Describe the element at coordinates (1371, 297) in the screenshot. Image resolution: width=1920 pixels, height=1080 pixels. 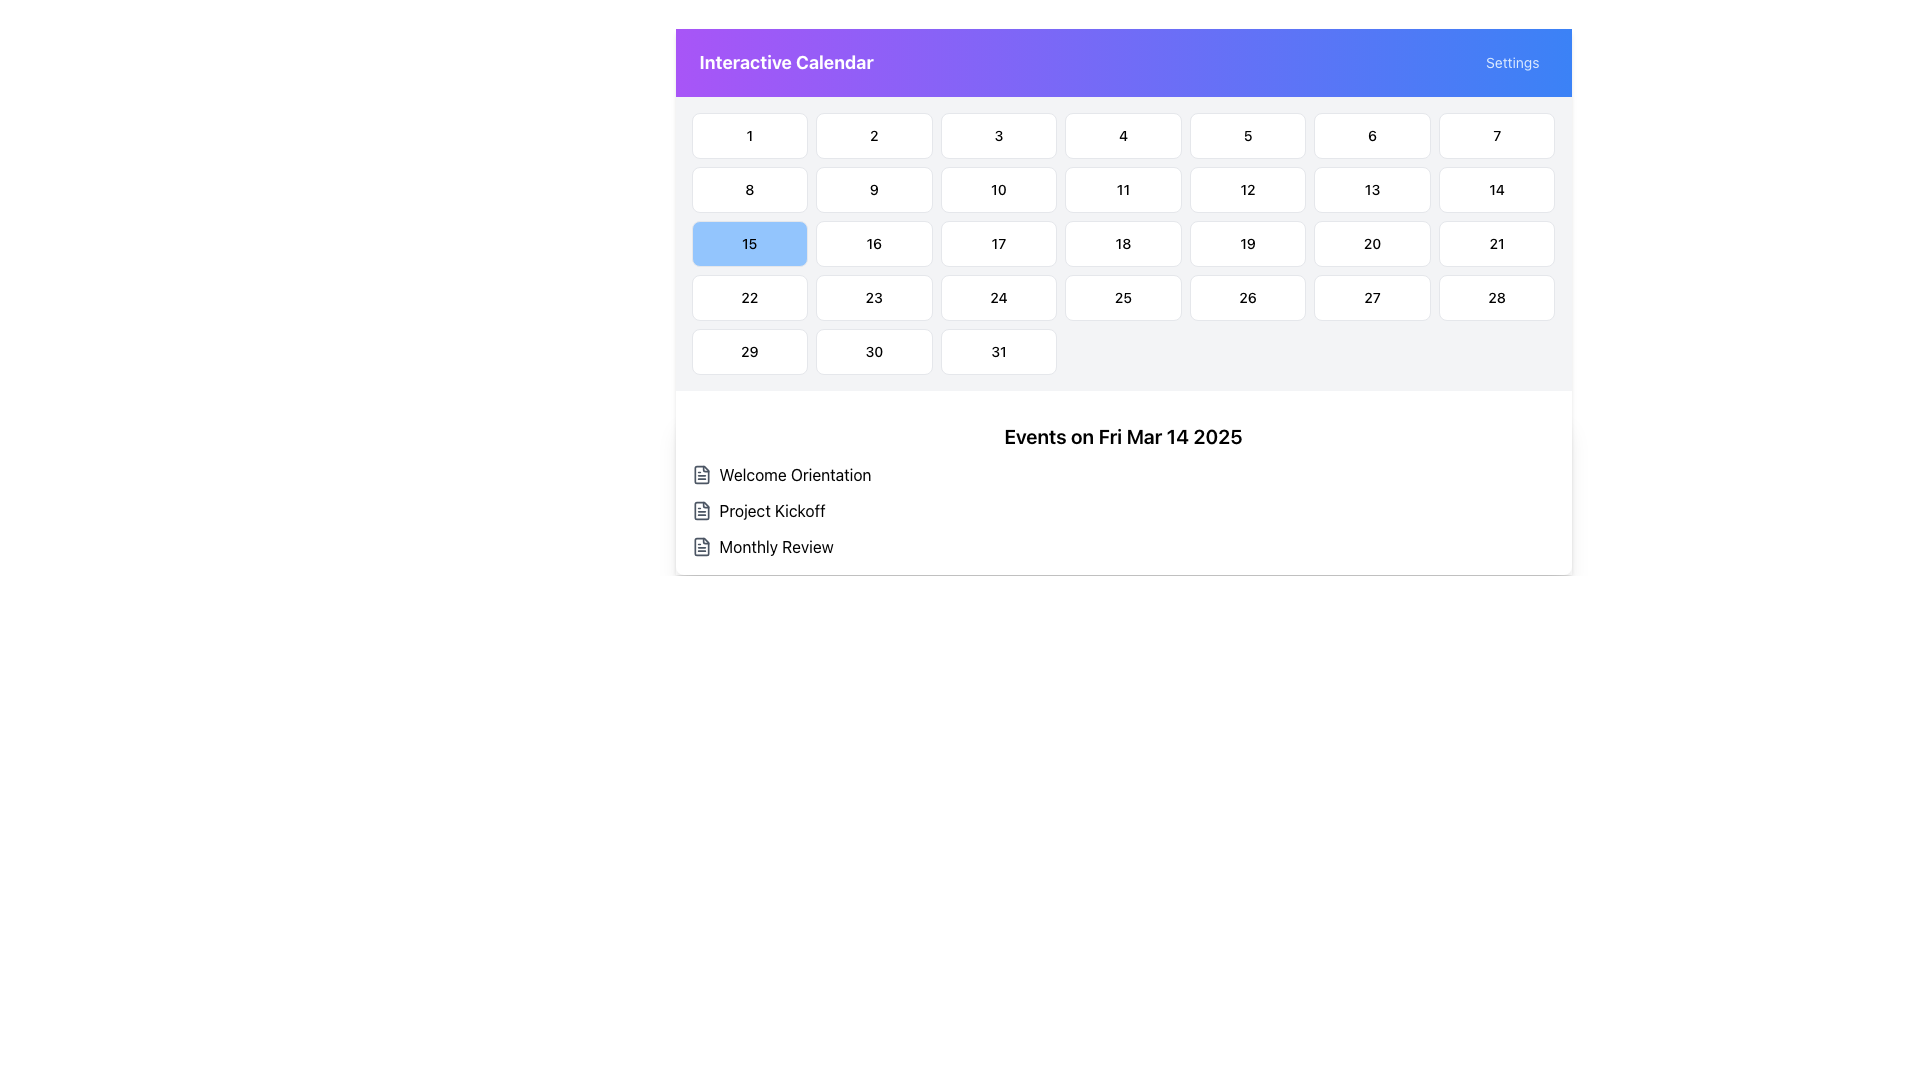
I see `the static text label displaying the numeral '27' in the calendar grid, located in the fifth row and third column` at that location.